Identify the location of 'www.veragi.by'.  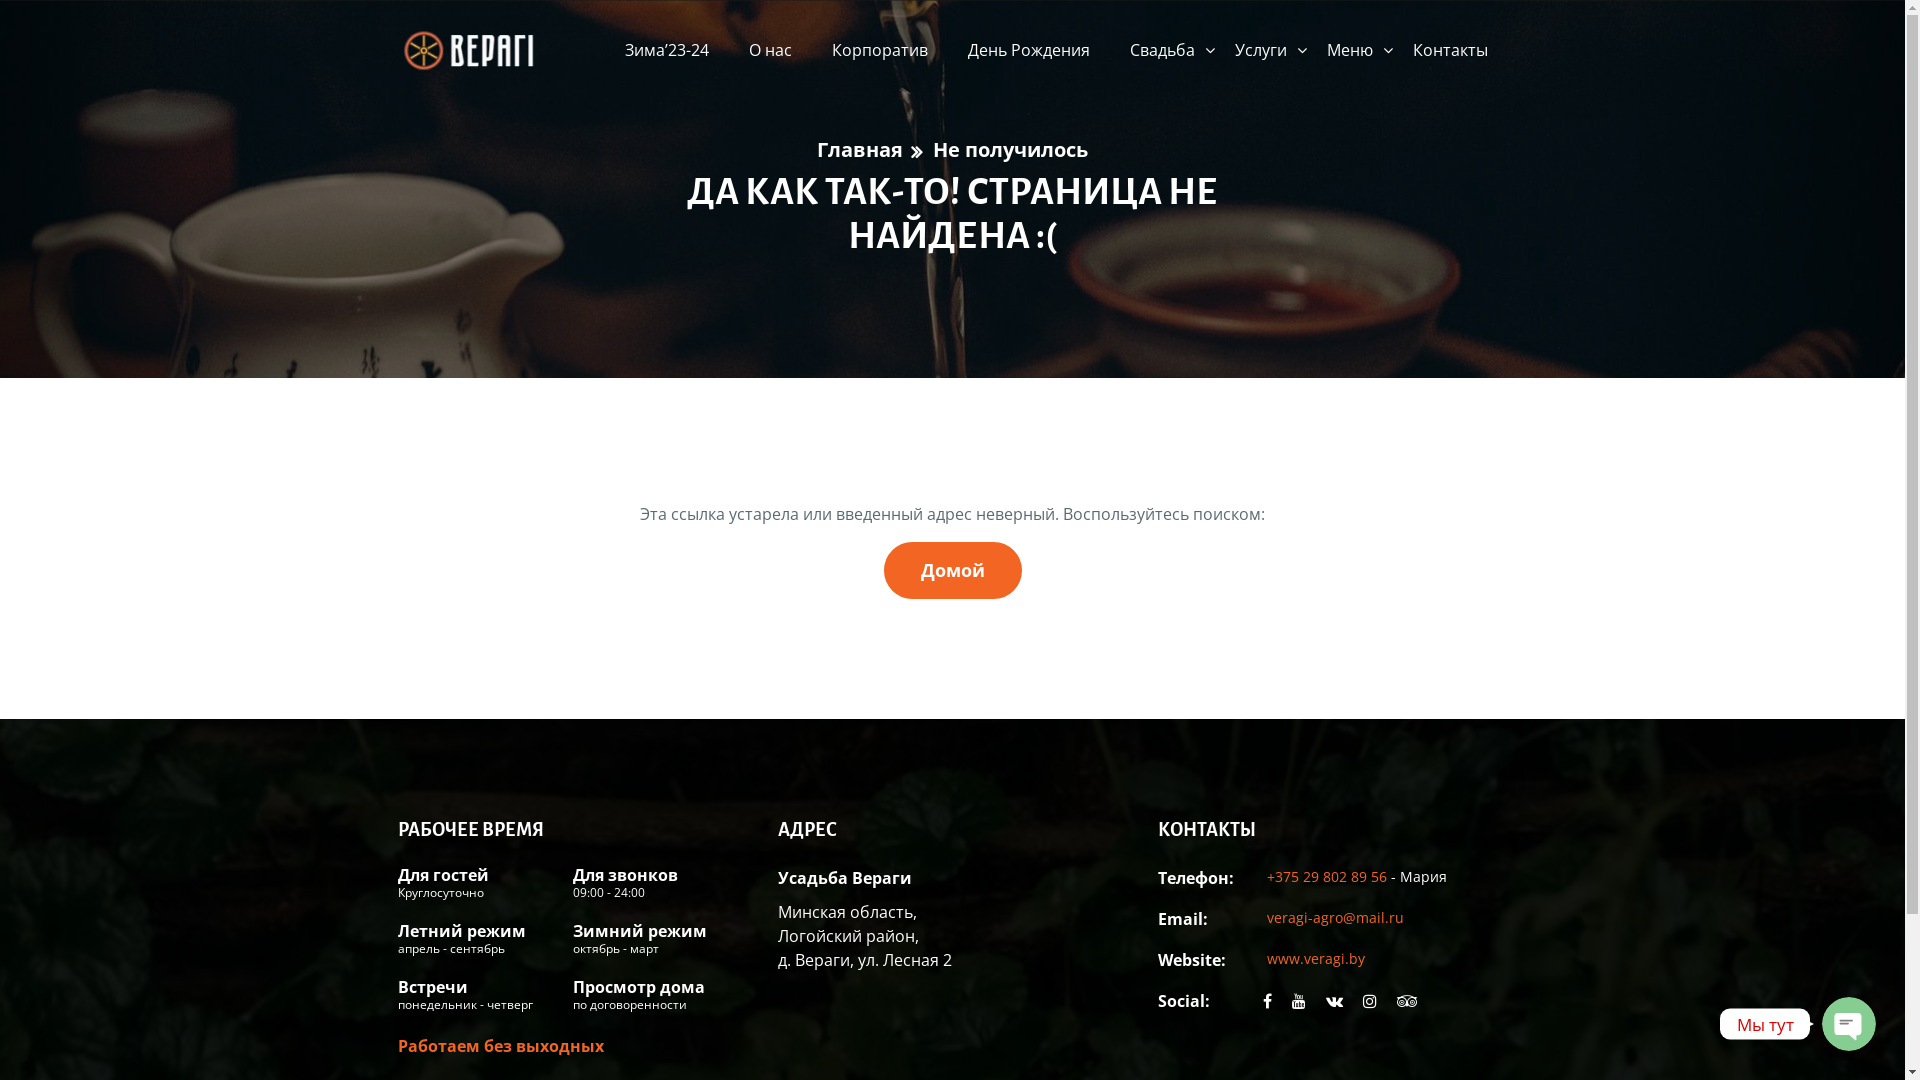
(1265, 956).